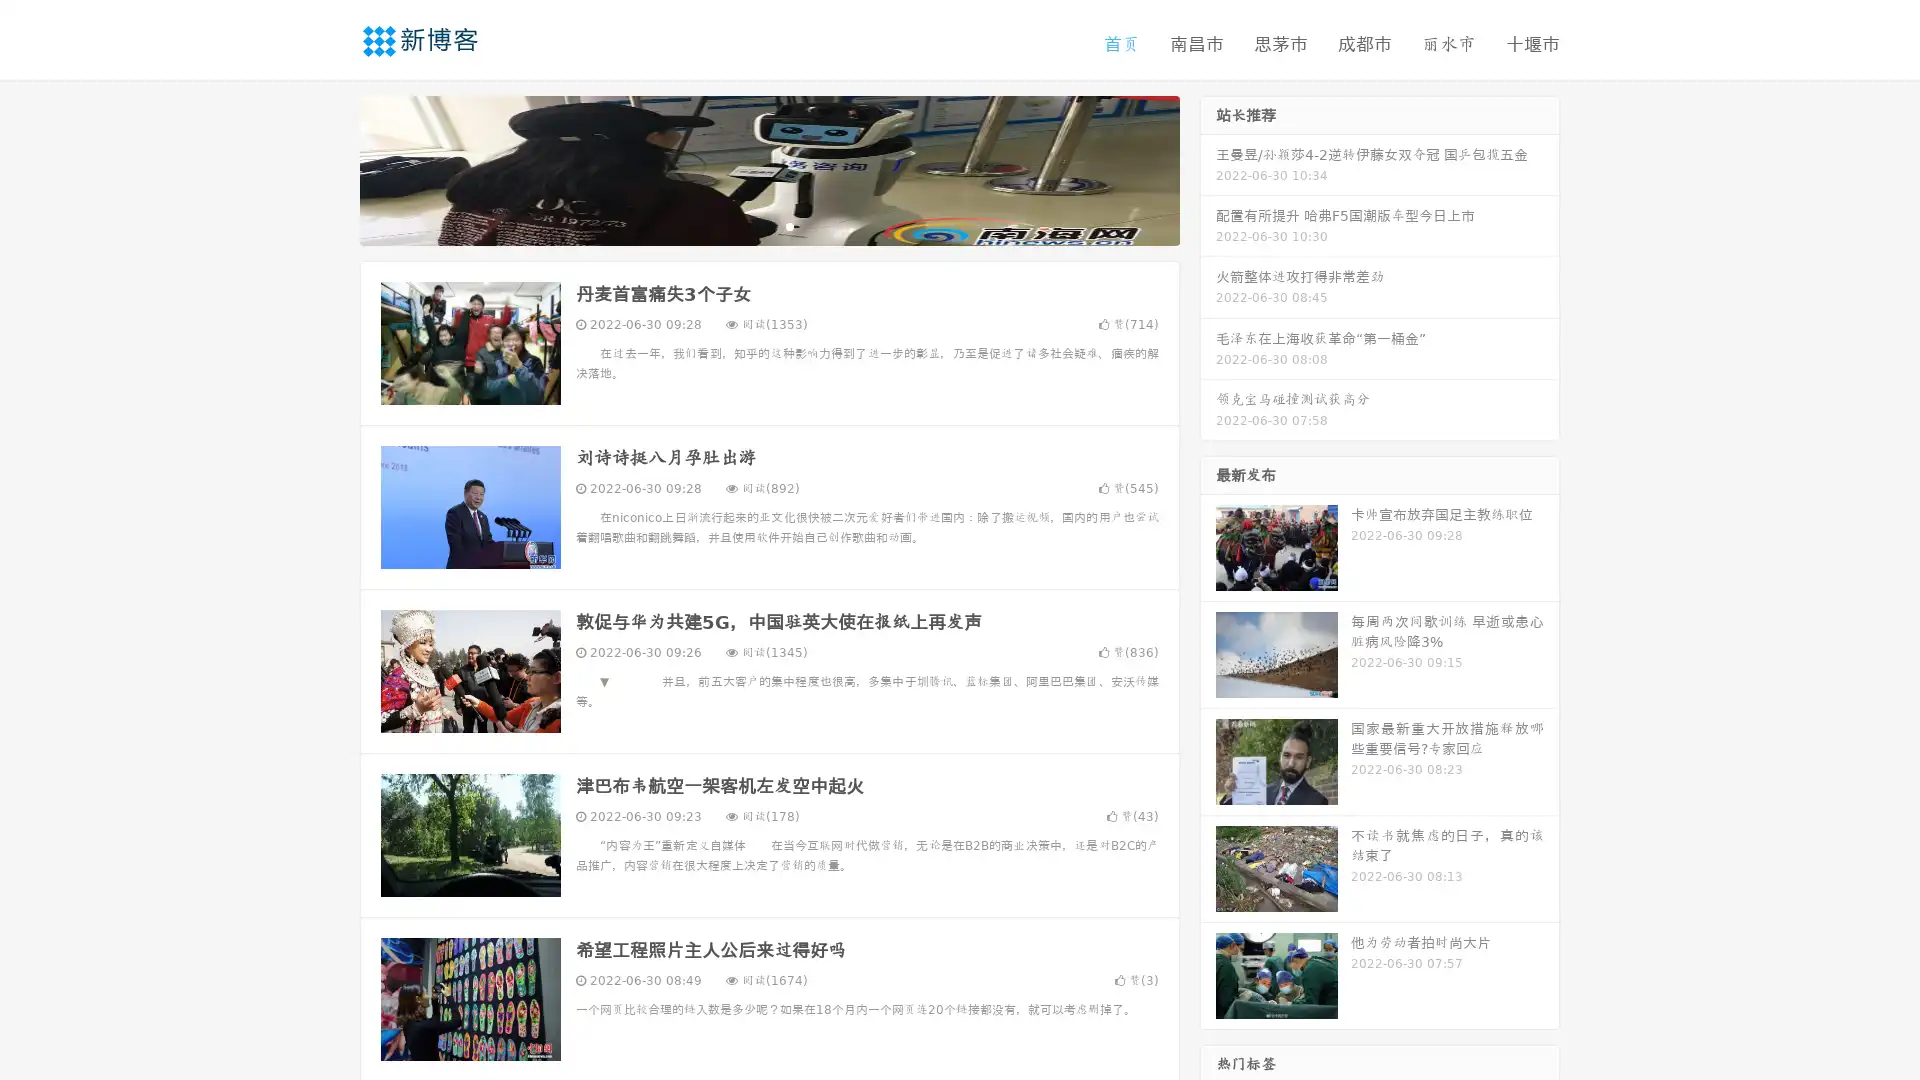 Image resolution: width=1920 pixels, height=1080 pixels. What do you see at coordinates (748, 225) in the screenshot?
I see `Go to slide 1` at bounding box center [748, 225].